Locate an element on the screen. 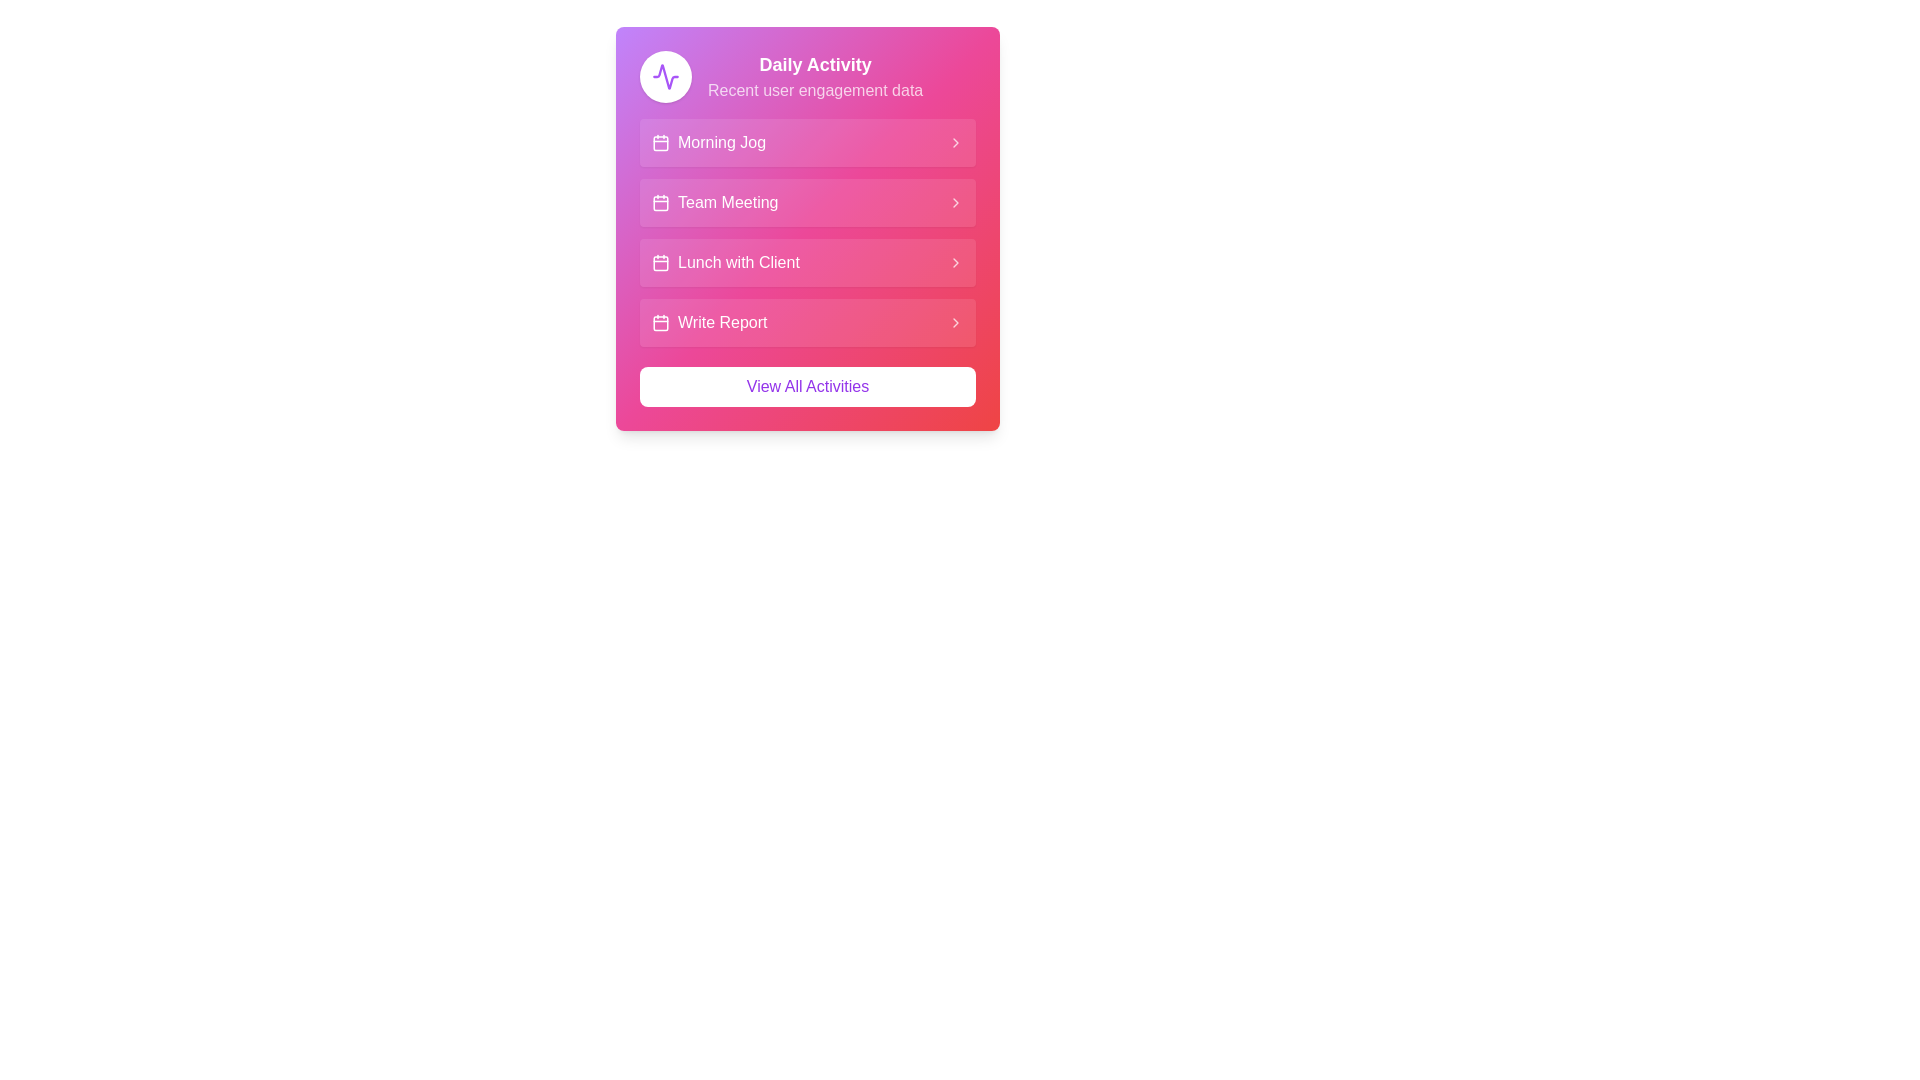  the list item labeled 'Lunch with Client' that is the third item in the agenda under the 'Daily Activity' section is located at coordinates (807, 231).